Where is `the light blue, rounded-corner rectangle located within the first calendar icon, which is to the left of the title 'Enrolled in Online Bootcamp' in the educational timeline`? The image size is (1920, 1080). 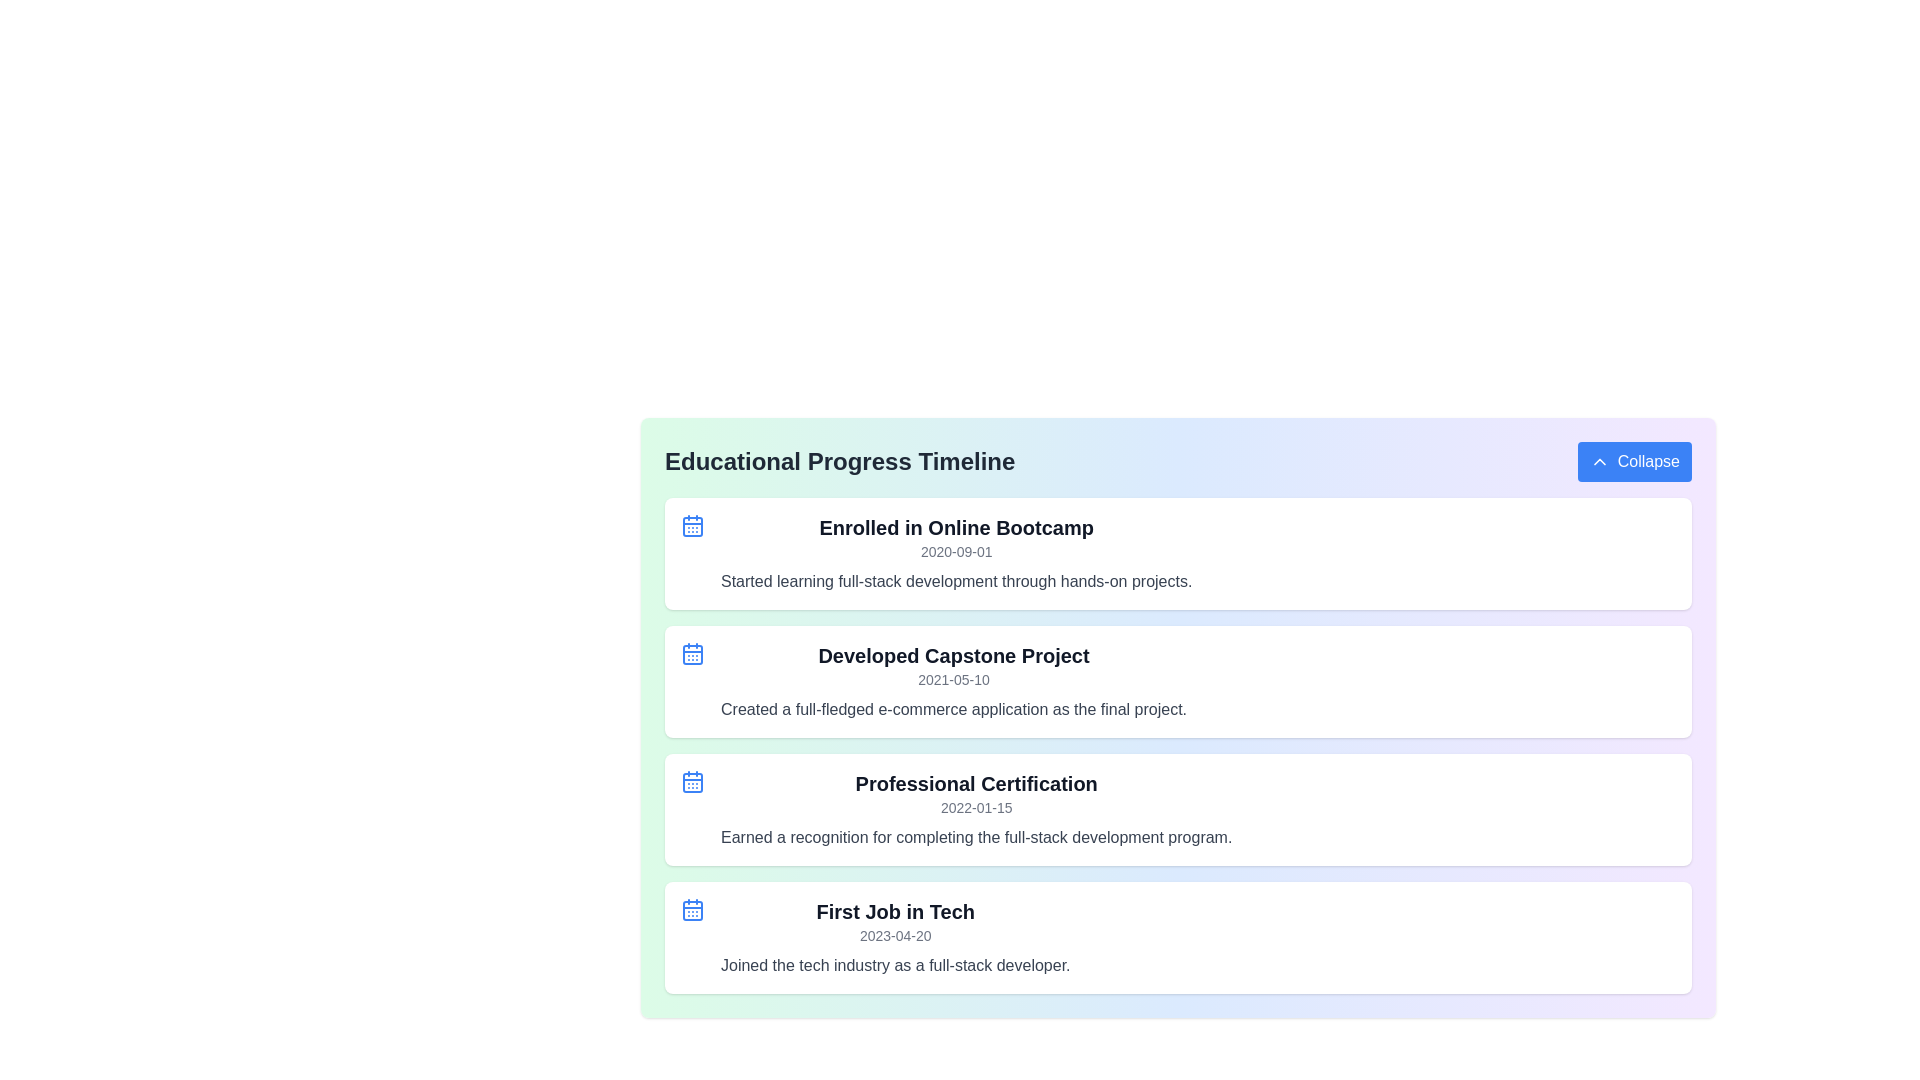
the light blue, rounded-corner rectangle located within the first calendar icon, which is to the left of the title 'Enrolled in Online Bootcamp' in the educational timeline is located at coordinates (692, 526).